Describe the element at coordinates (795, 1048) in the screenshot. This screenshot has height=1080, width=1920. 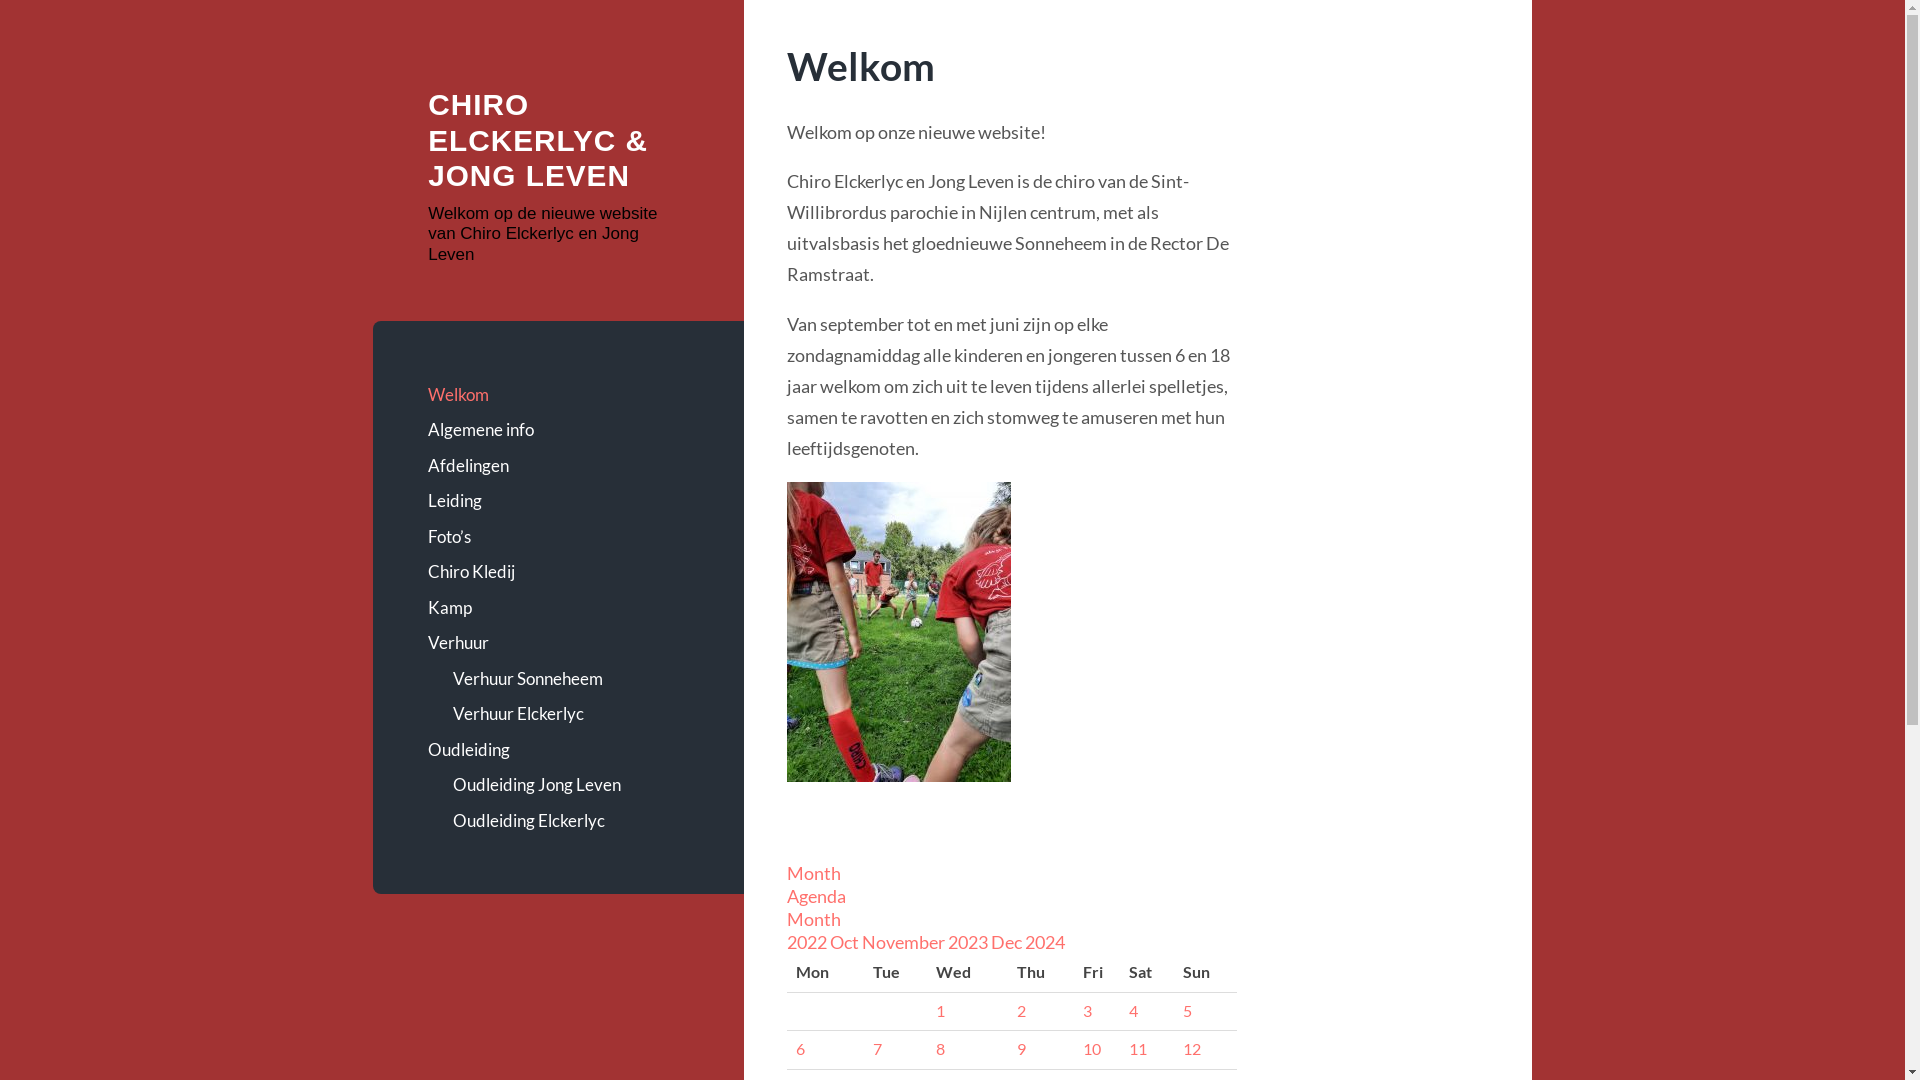
I see `'6'` at that location.